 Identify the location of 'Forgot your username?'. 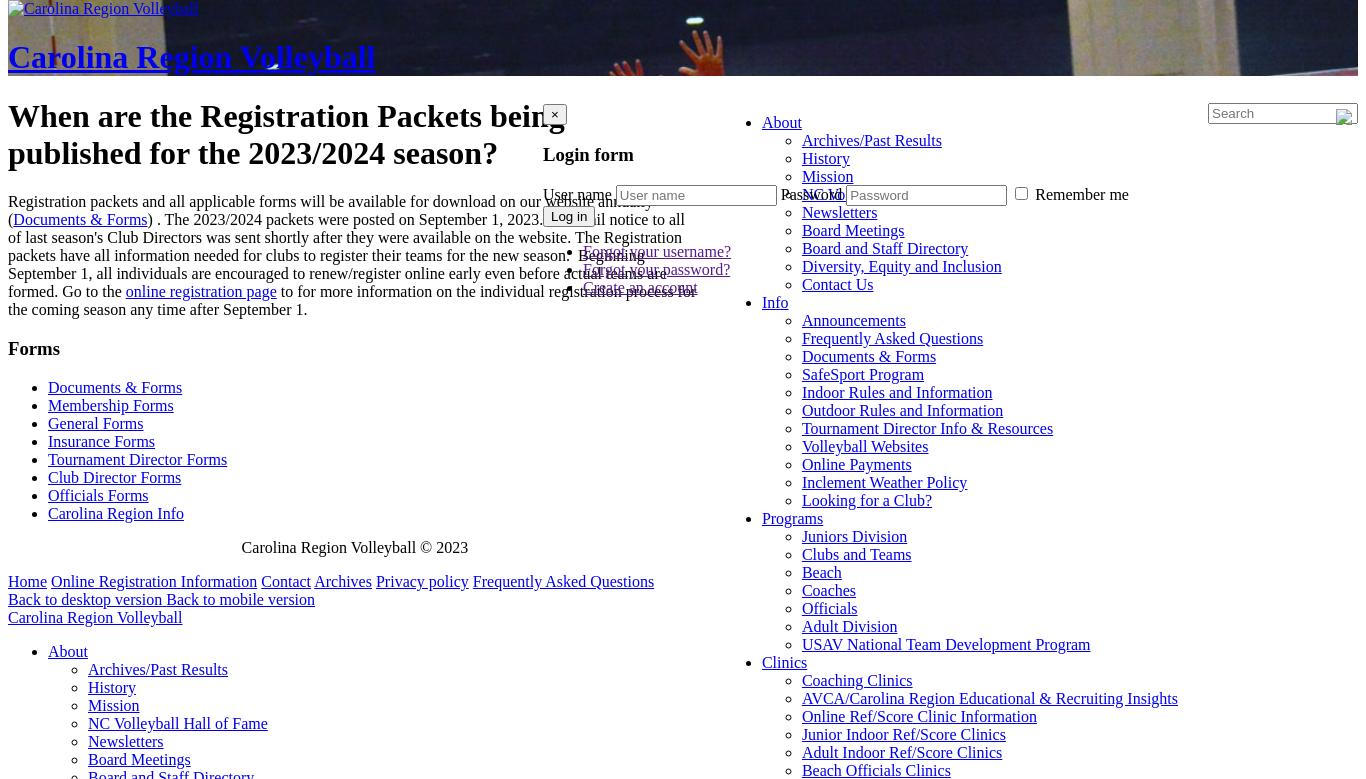
(582, 250).